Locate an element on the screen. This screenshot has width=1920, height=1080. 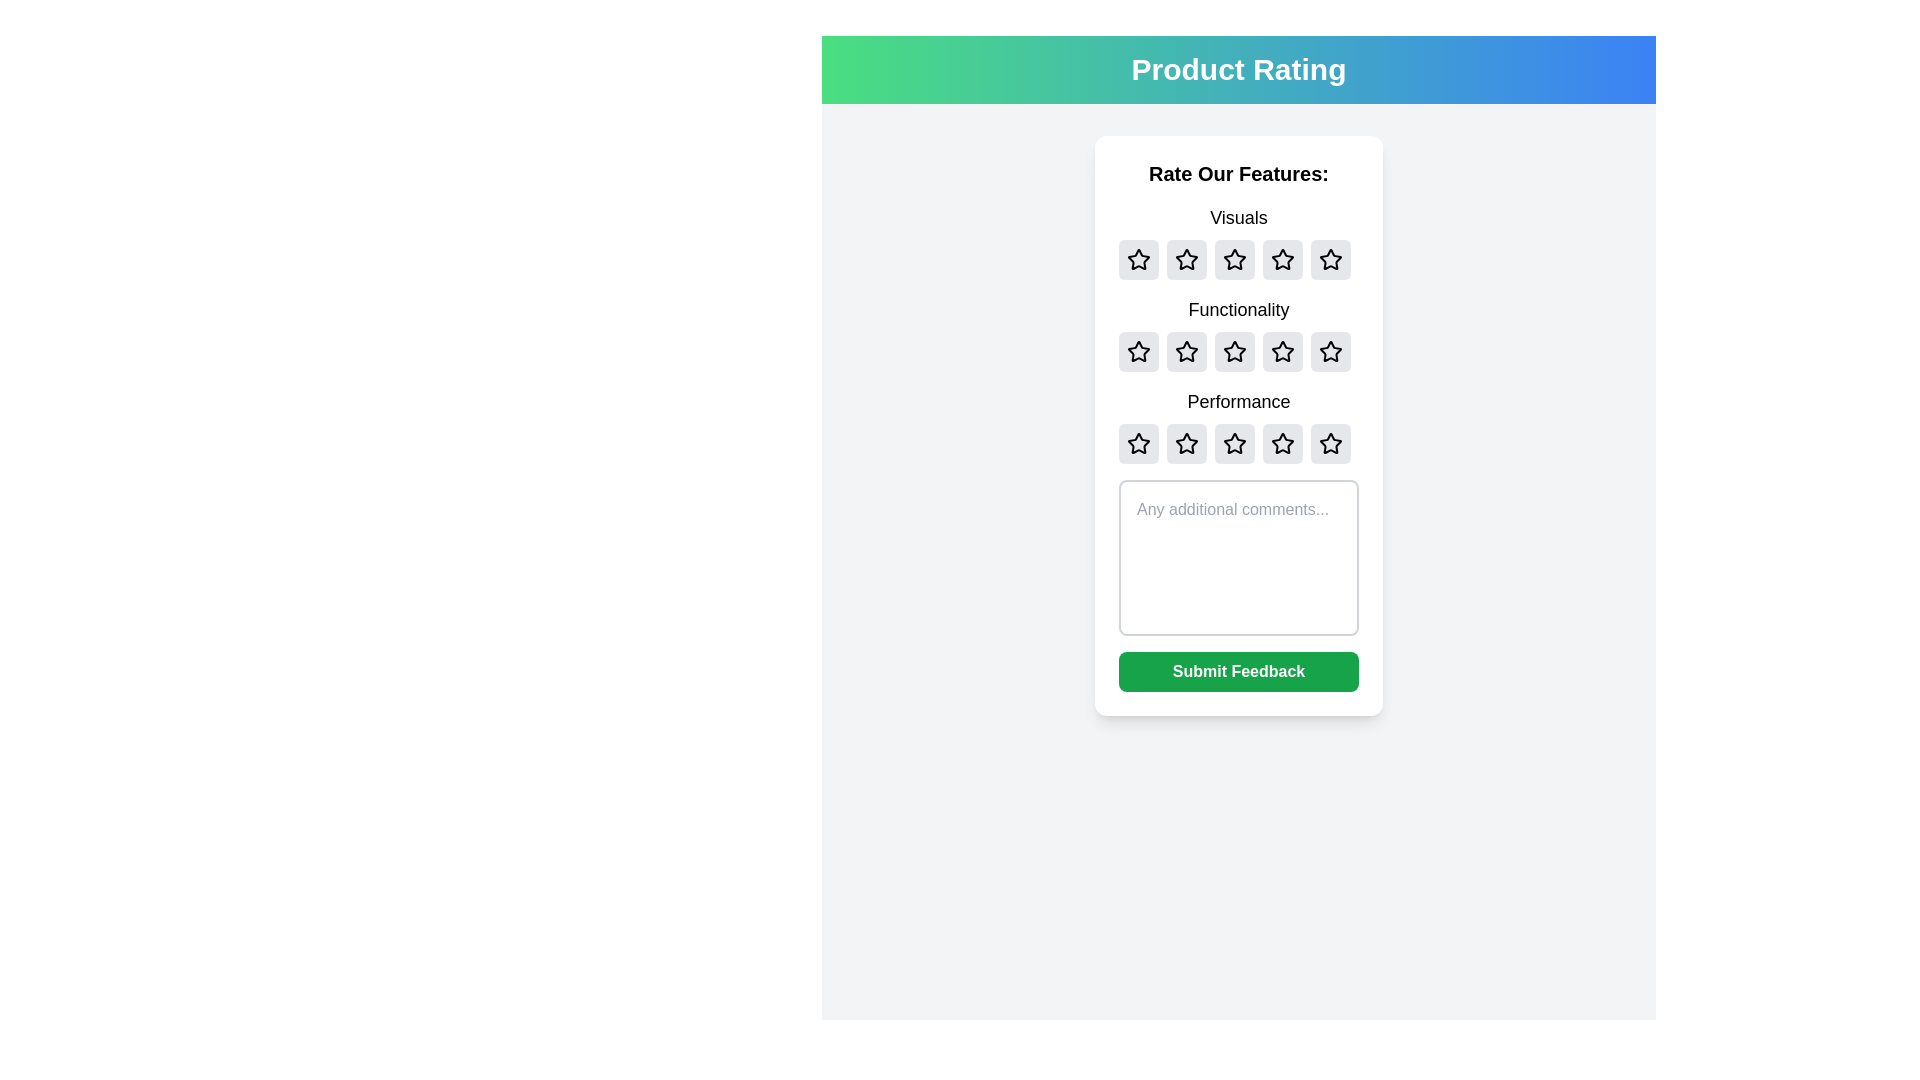
the first star in the rating section under 'Performance' to assign a rating score is located at coordinates (1137, 442).